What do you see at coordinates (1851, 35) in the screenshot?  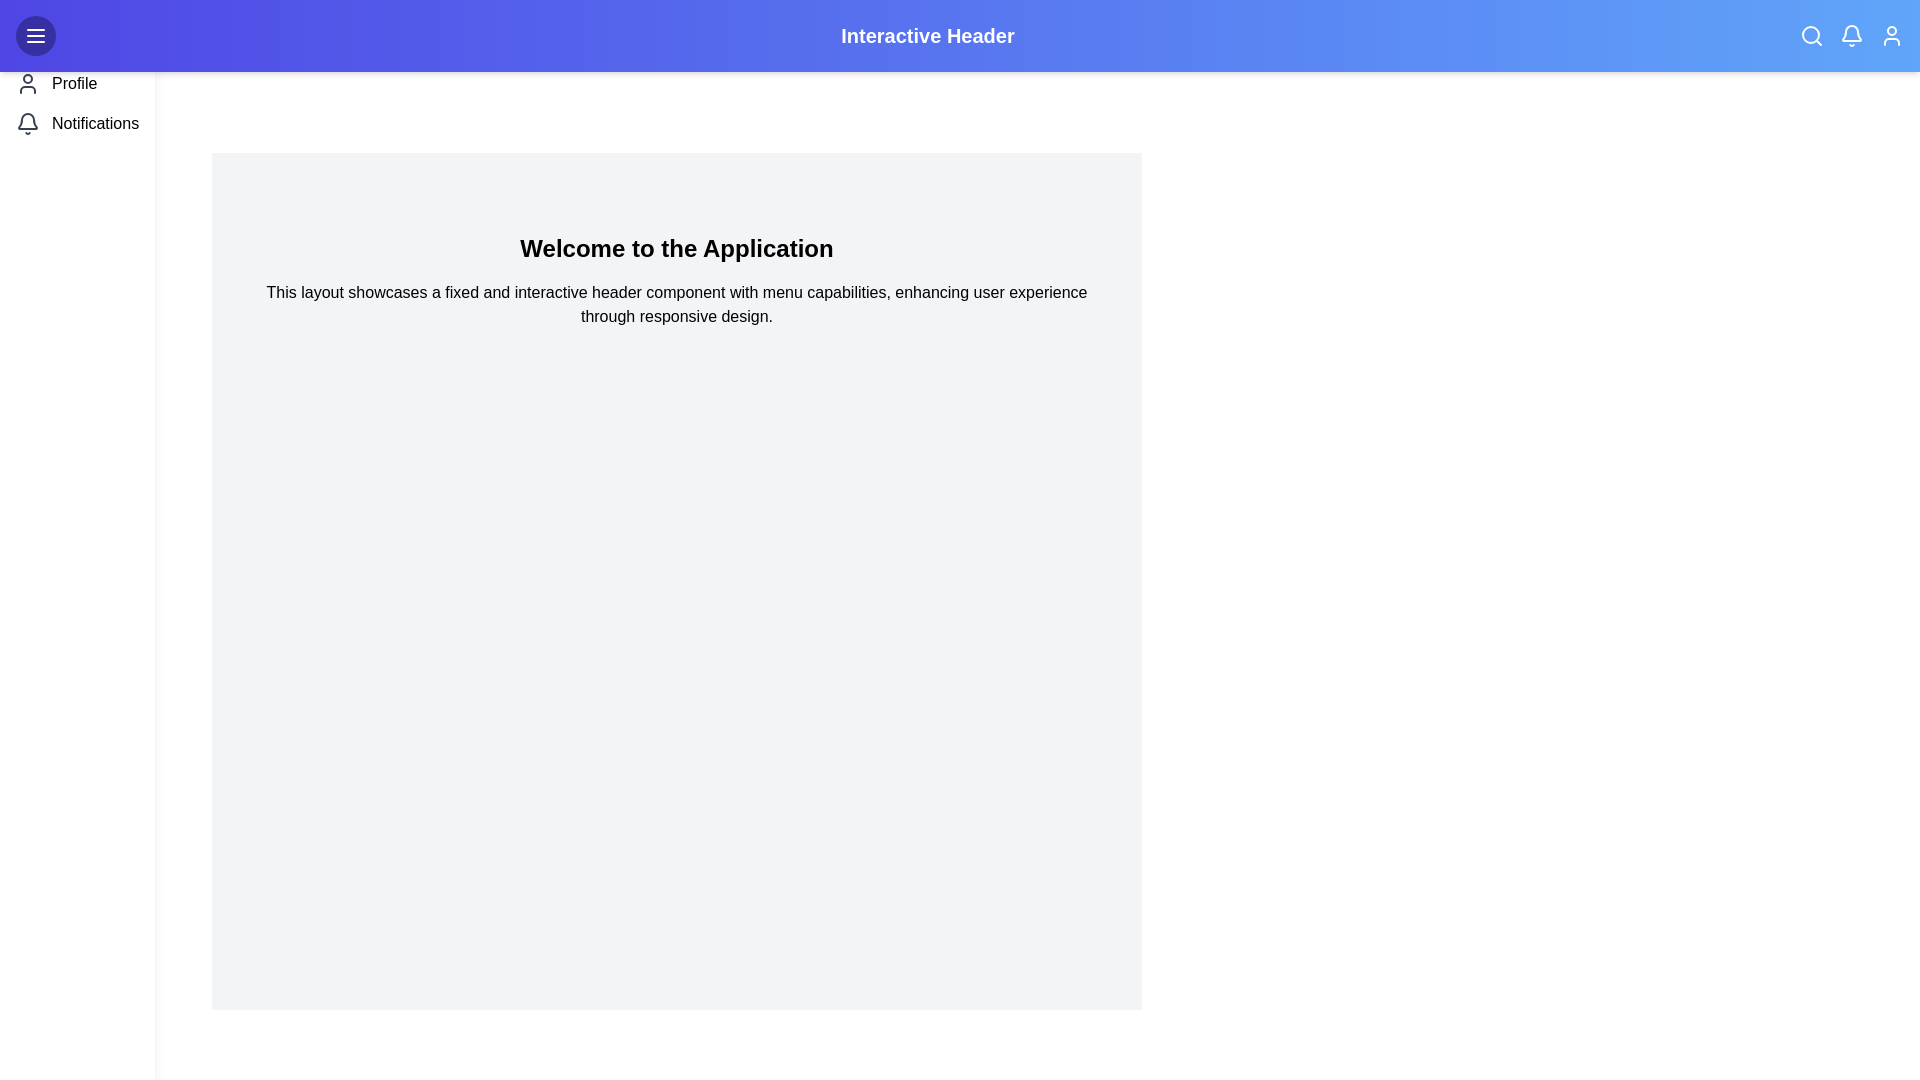 I see `the bell icon notification indicator, which is the third element in the group of icons at the top-right corner of the layout` at bounding box center [1851, 35].